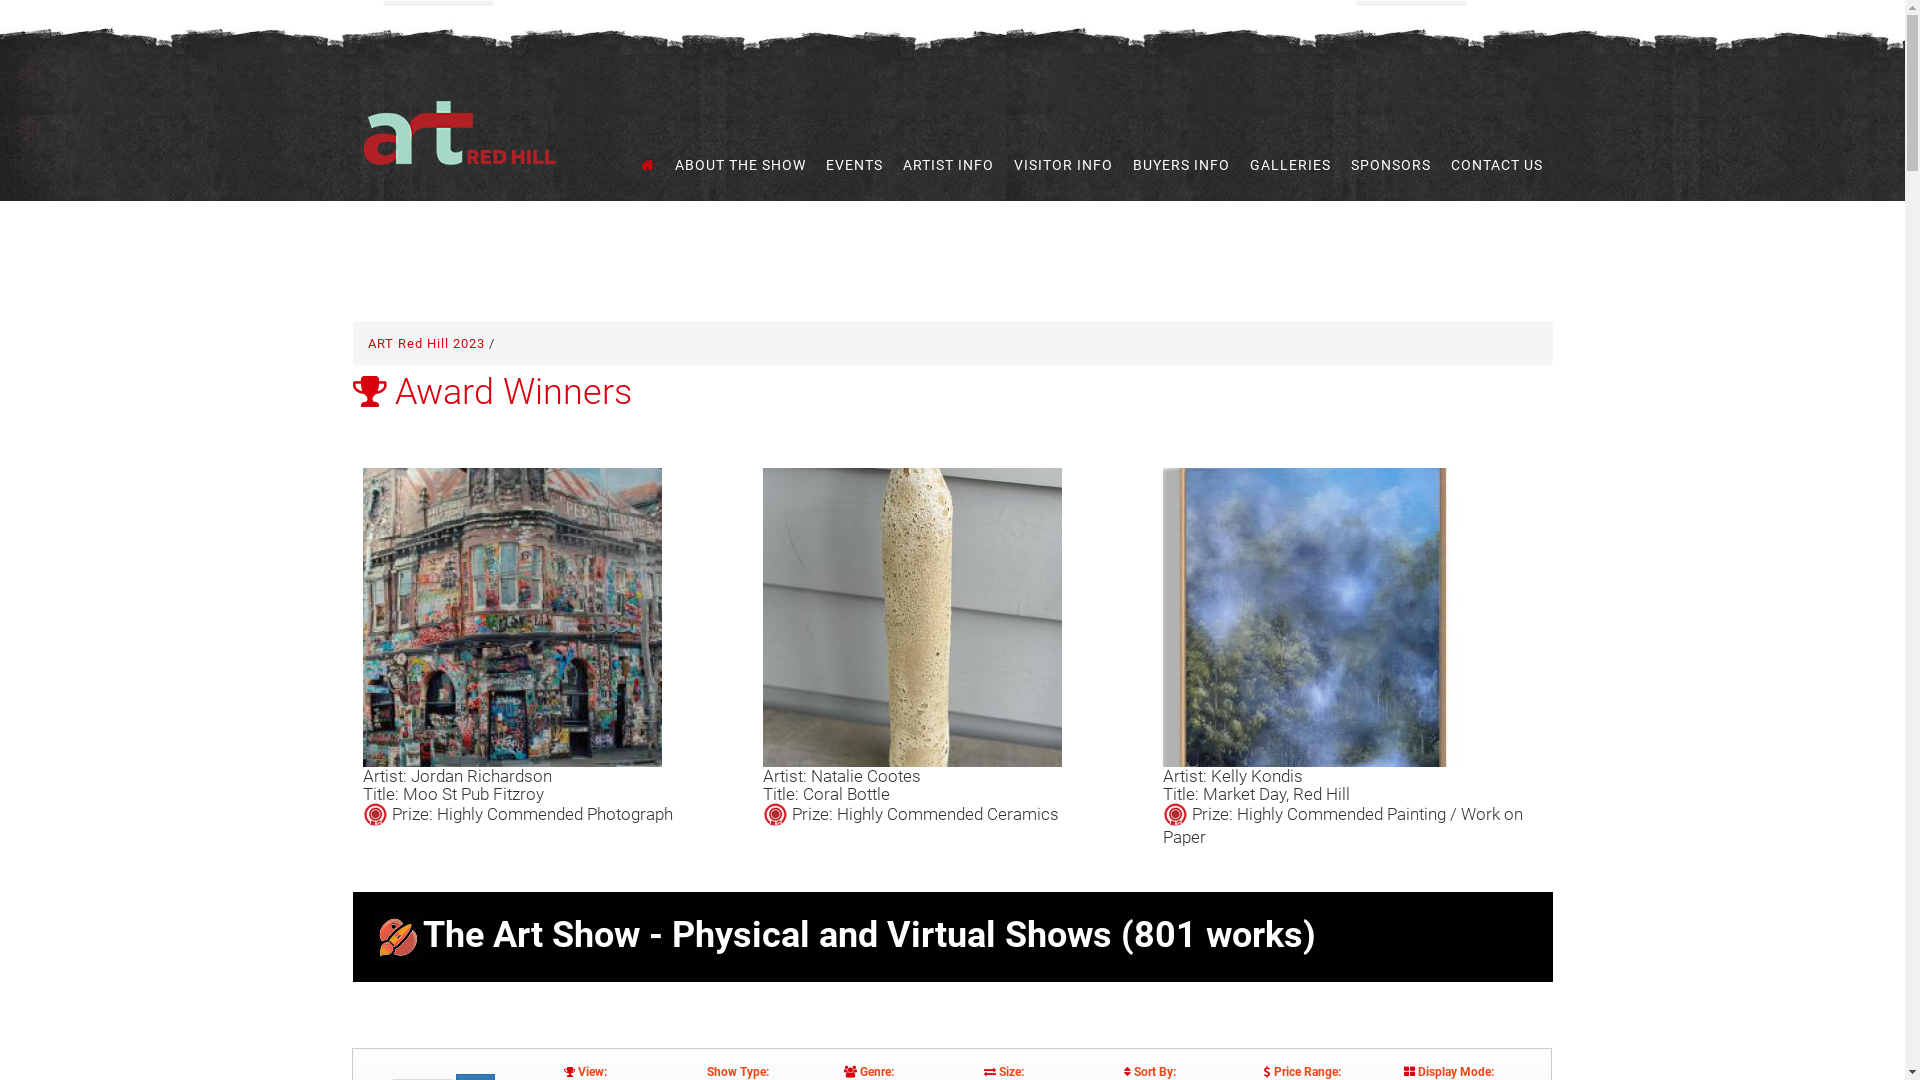 The image size is (1920, 1080). Describe the element at coordinates (385, 392) in the screenshot. I see `'Award Winners'` at that location.